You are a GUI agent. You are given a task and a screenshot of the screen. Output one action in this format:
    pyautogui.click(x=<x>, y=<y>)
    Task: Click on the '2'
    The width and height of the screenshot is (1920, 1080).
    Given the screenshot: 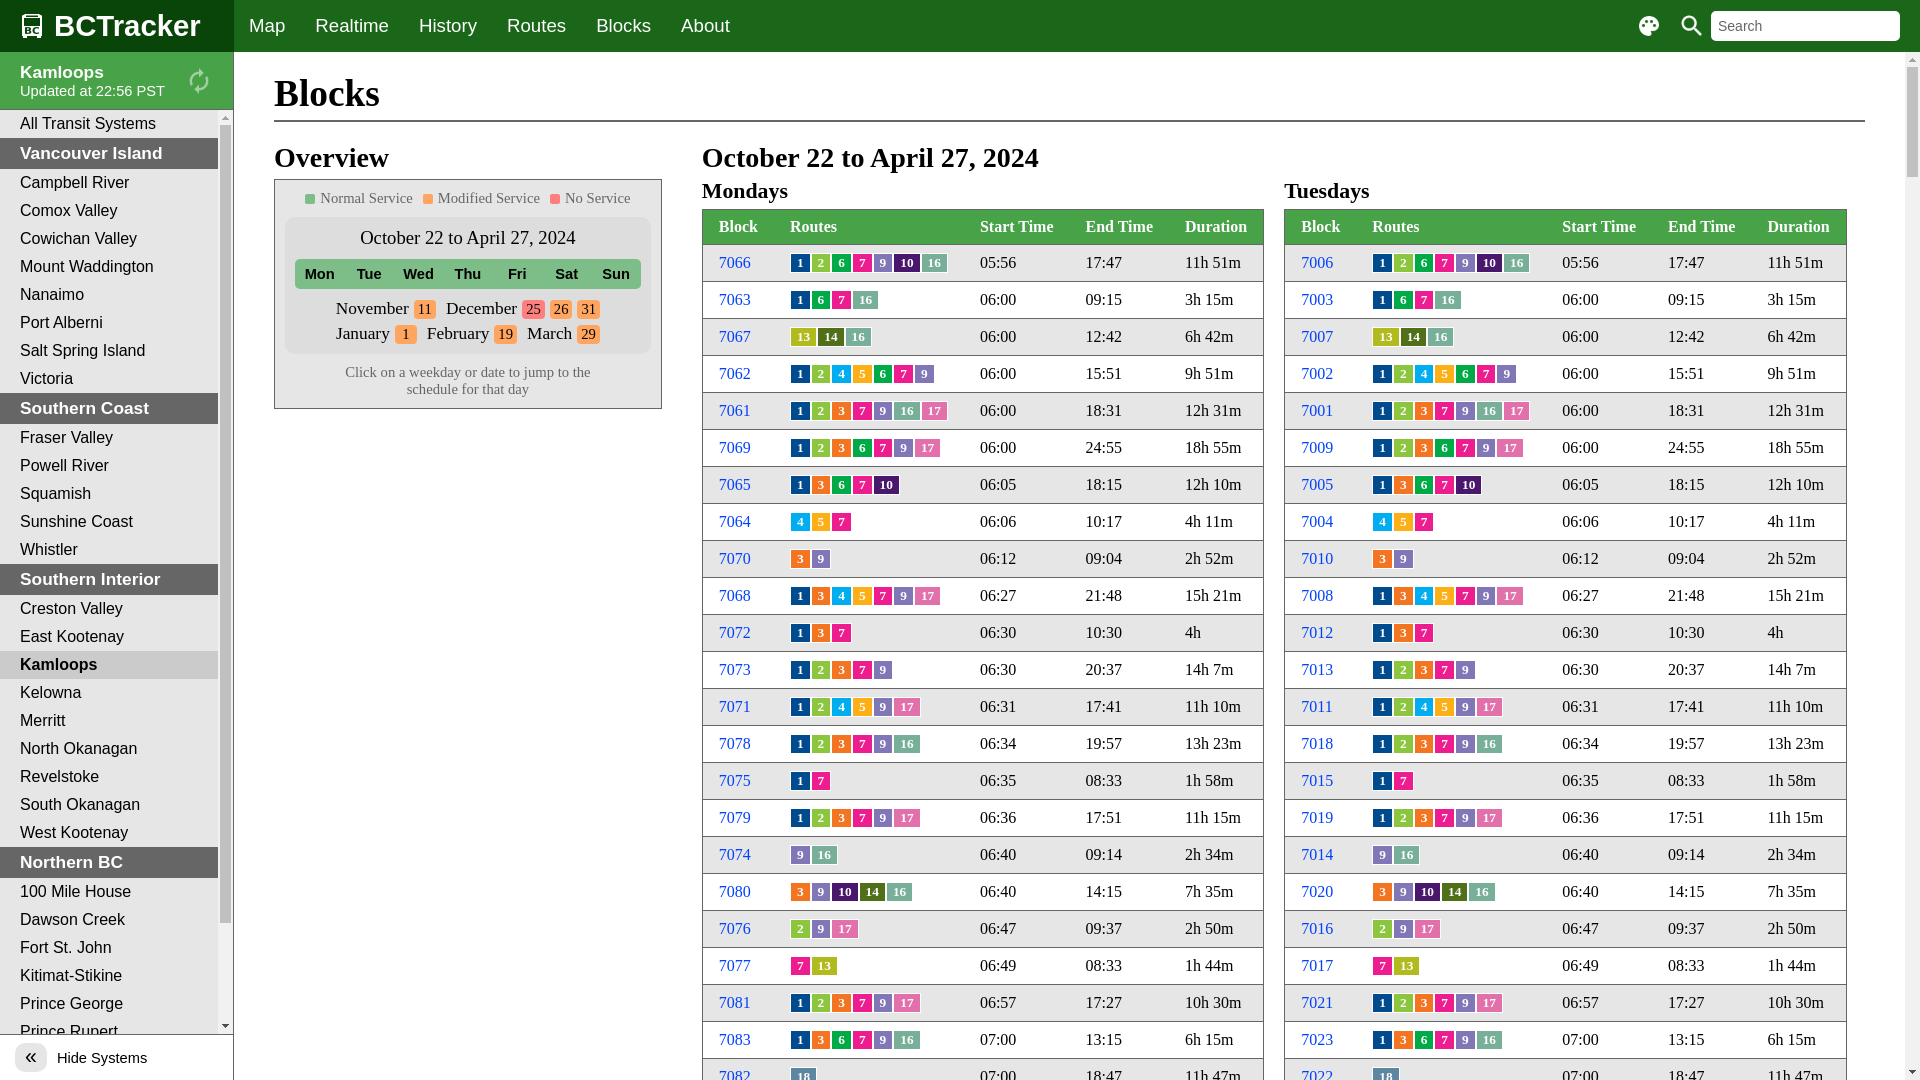 What is the action you would take?
    pyautogui.click(x=821, y=817)
    